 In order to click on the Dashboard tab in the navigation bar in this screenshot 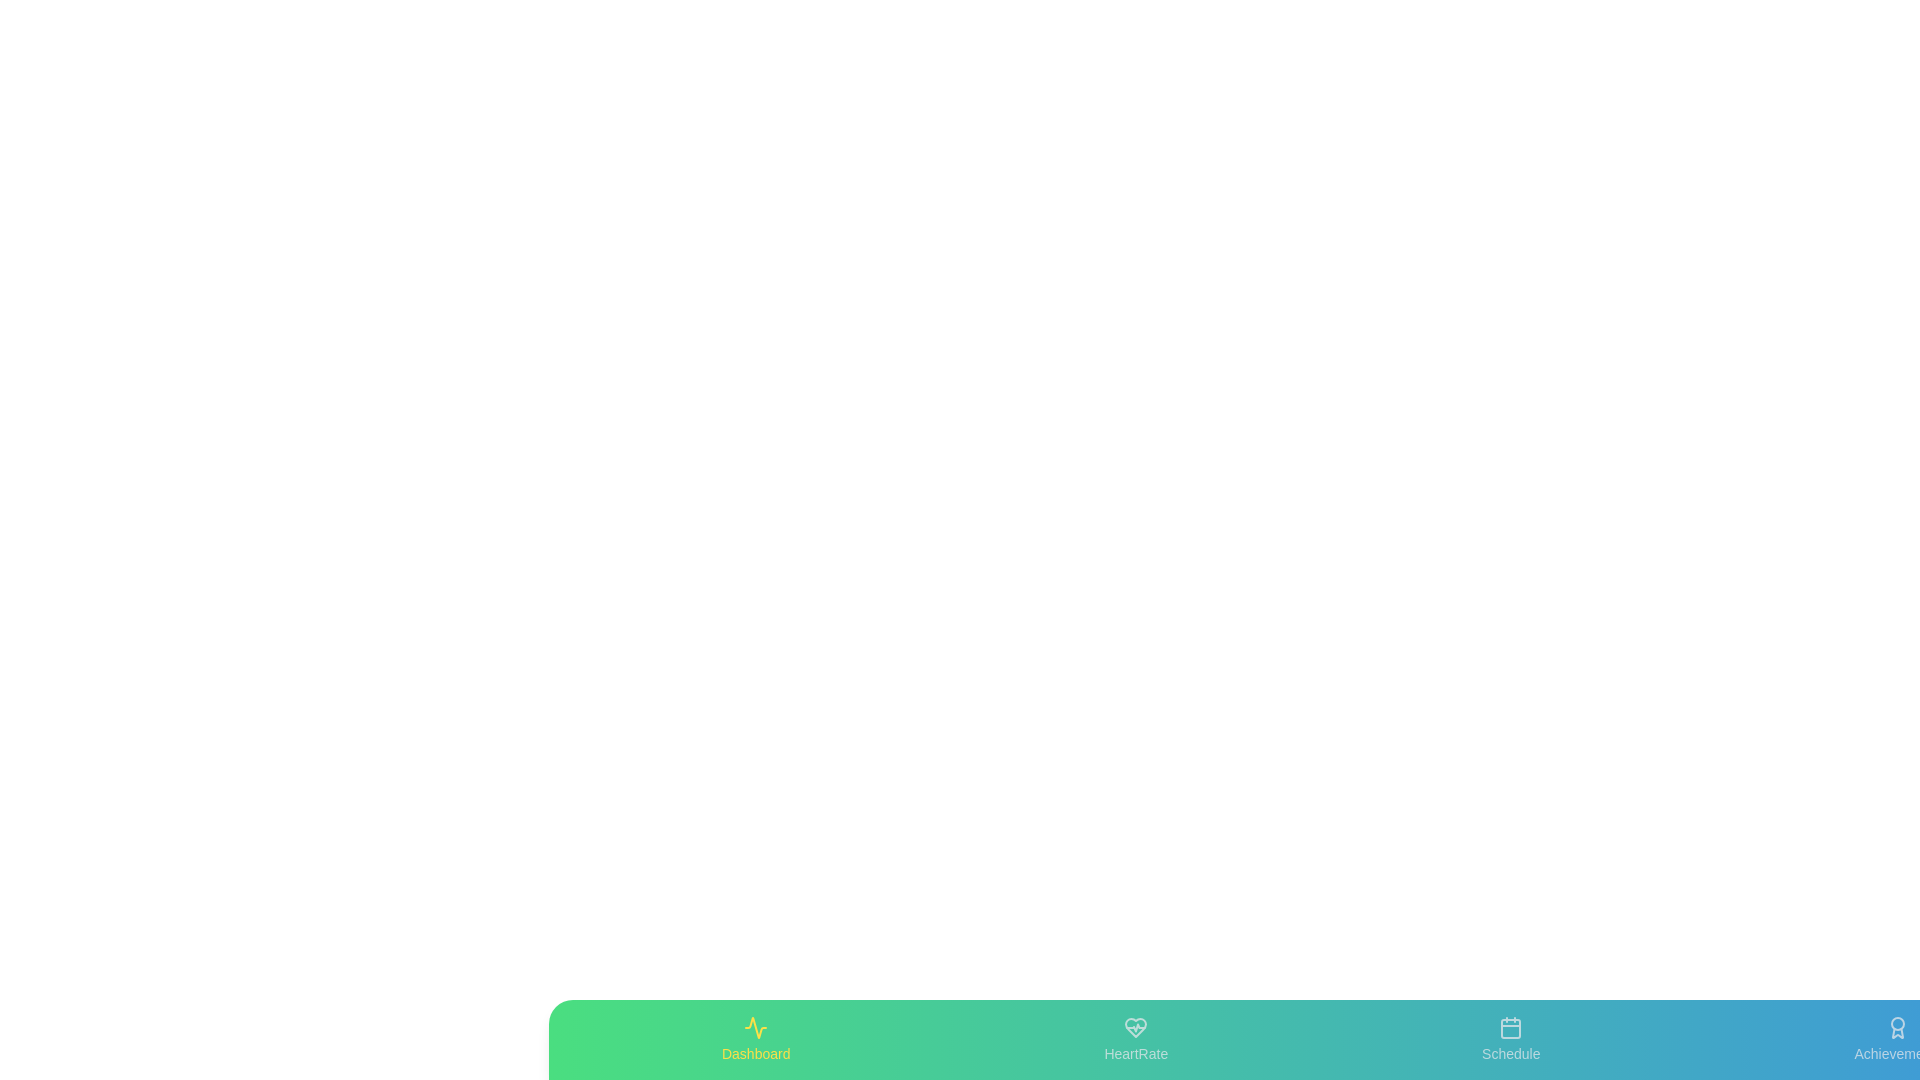, I will do `click(754, 1039)`.